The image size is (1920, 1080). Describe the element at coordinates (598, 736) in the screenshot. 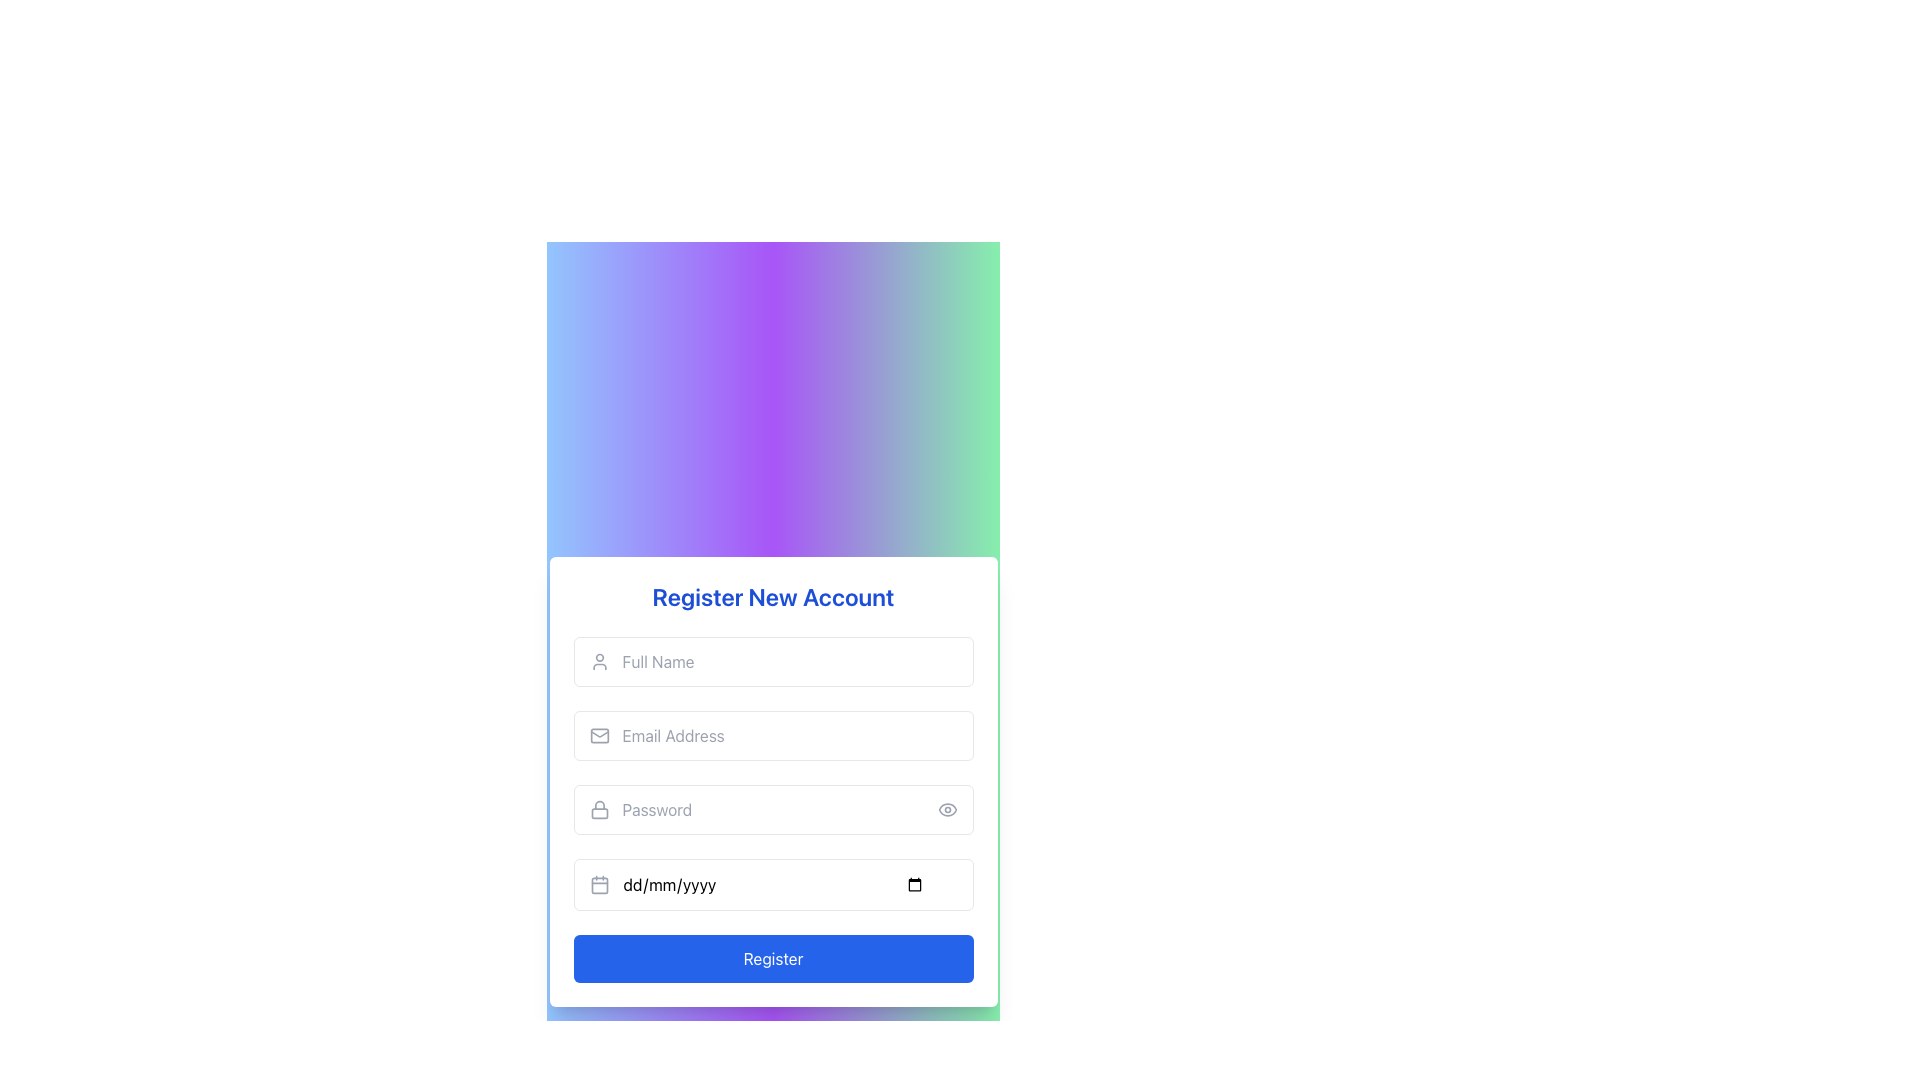

I see `the outlined envelope icon located to the left of the 'Email Address' input field` at that location.